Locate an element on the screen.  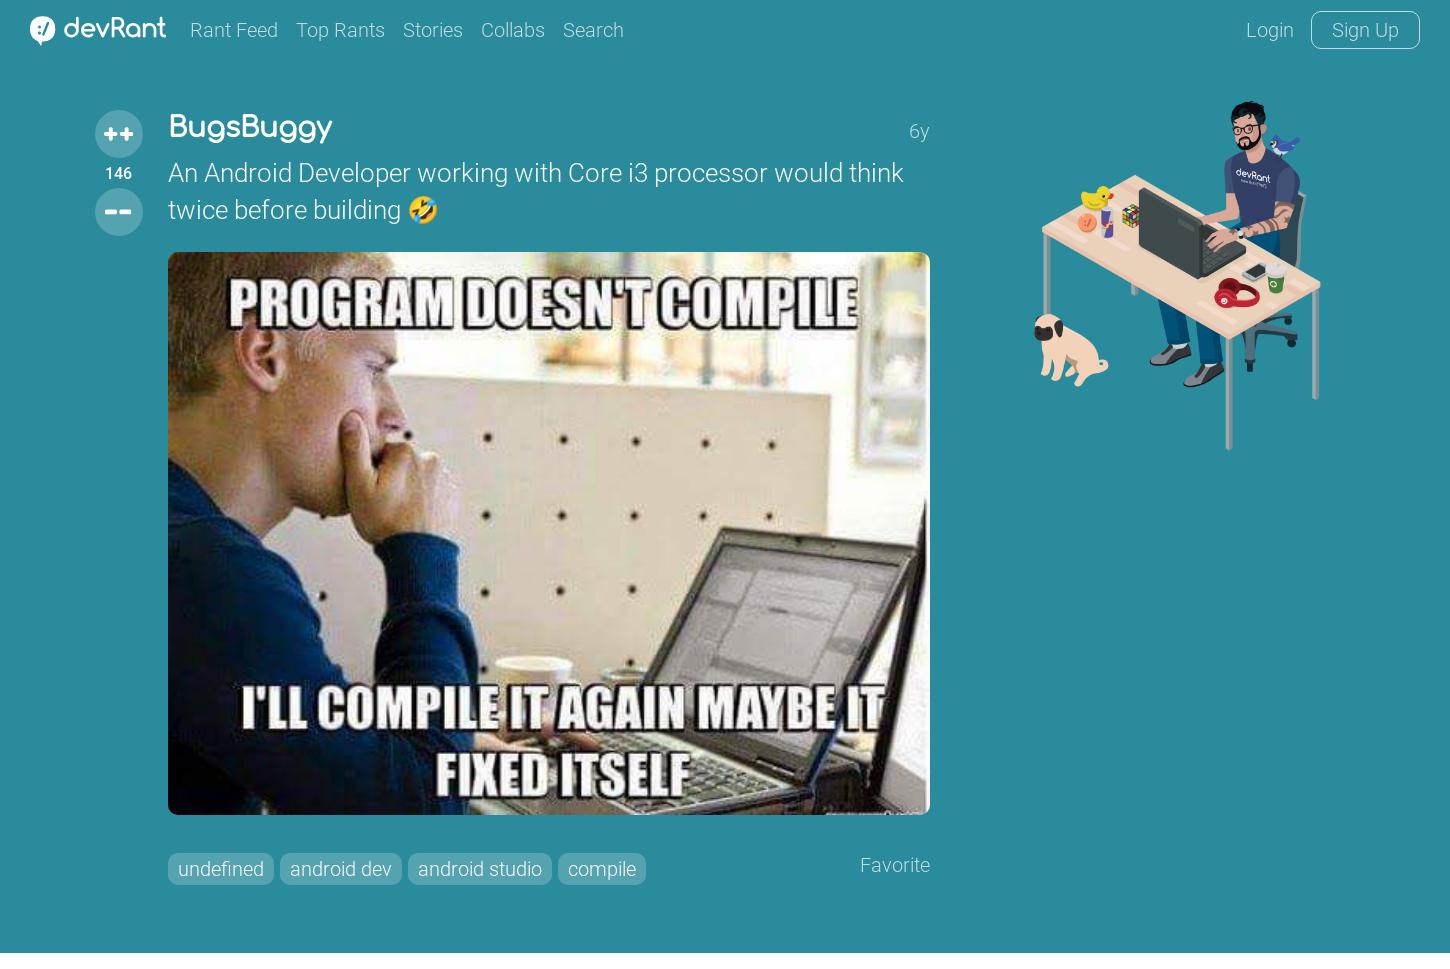
'Sign Up' is located at coordinates (1364, 30).